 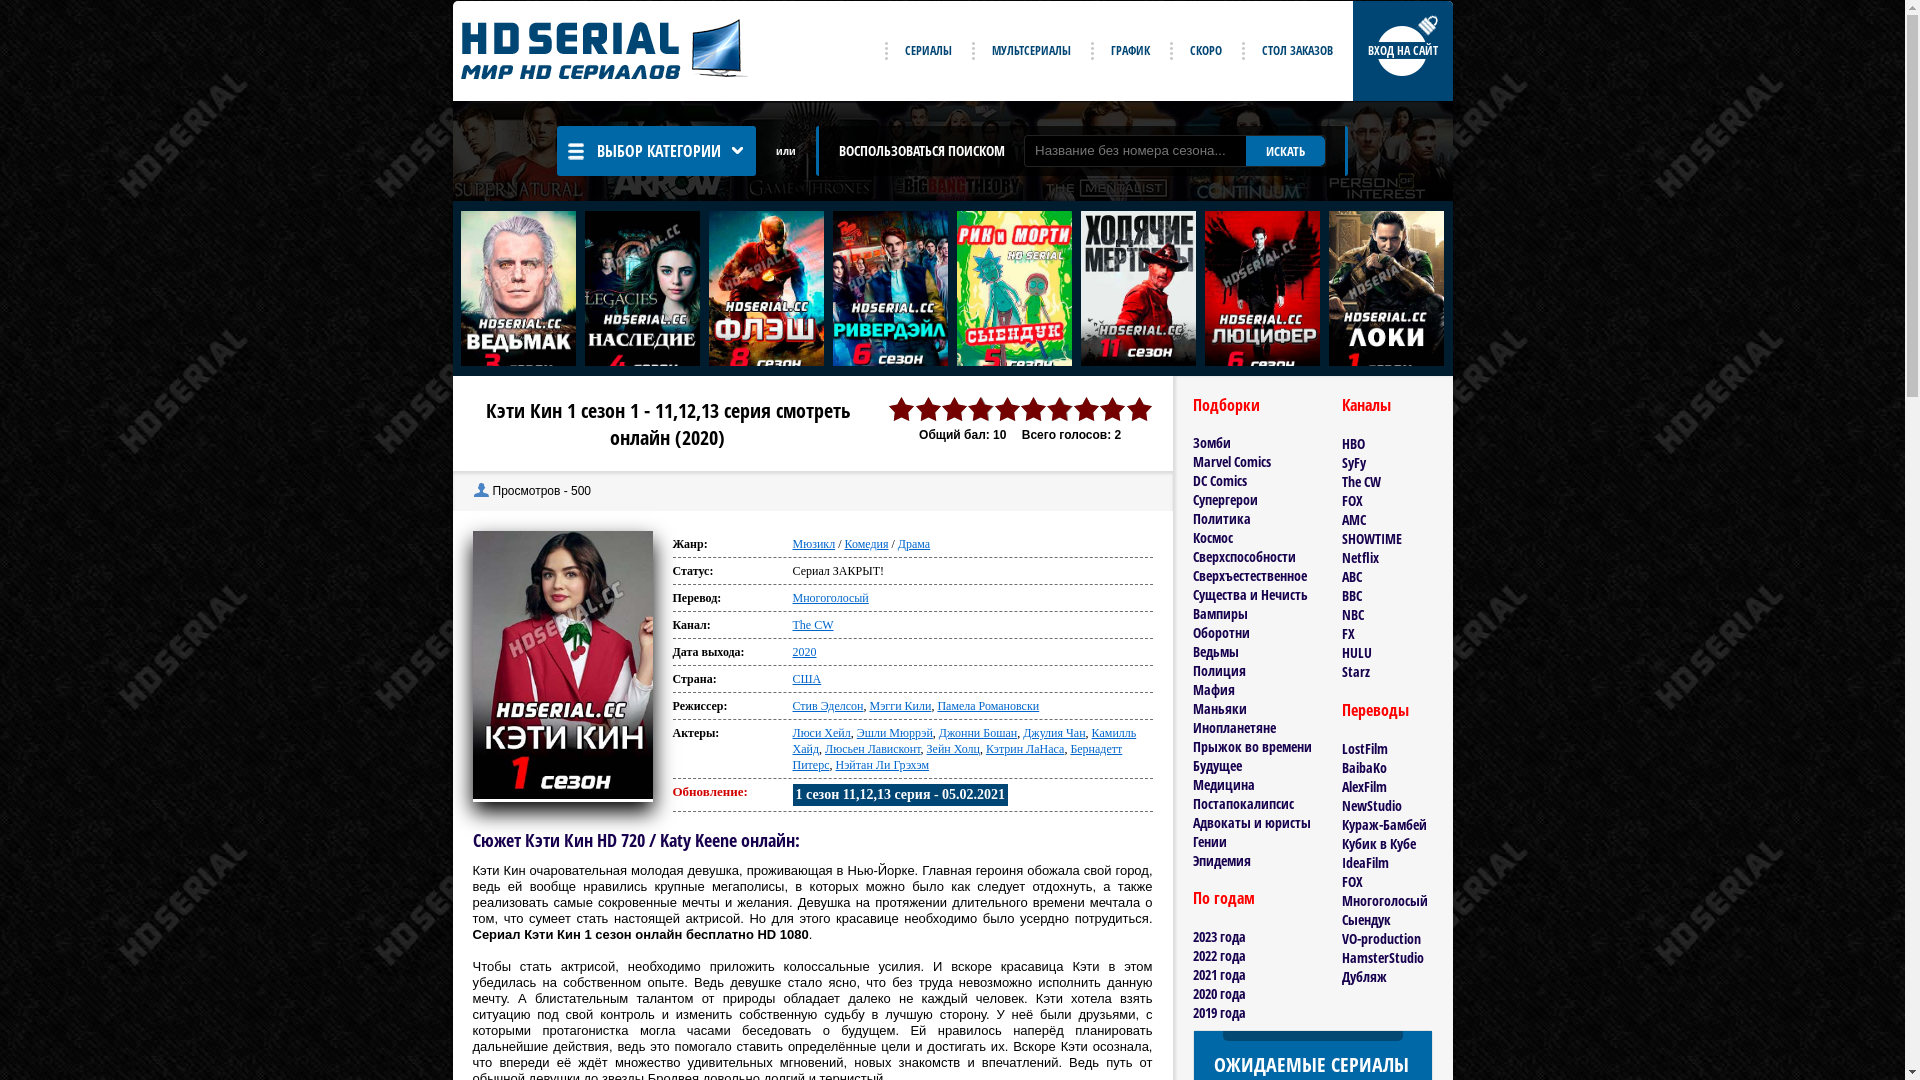 I want to click on 'SyFy', so click(x=1353, y=462).